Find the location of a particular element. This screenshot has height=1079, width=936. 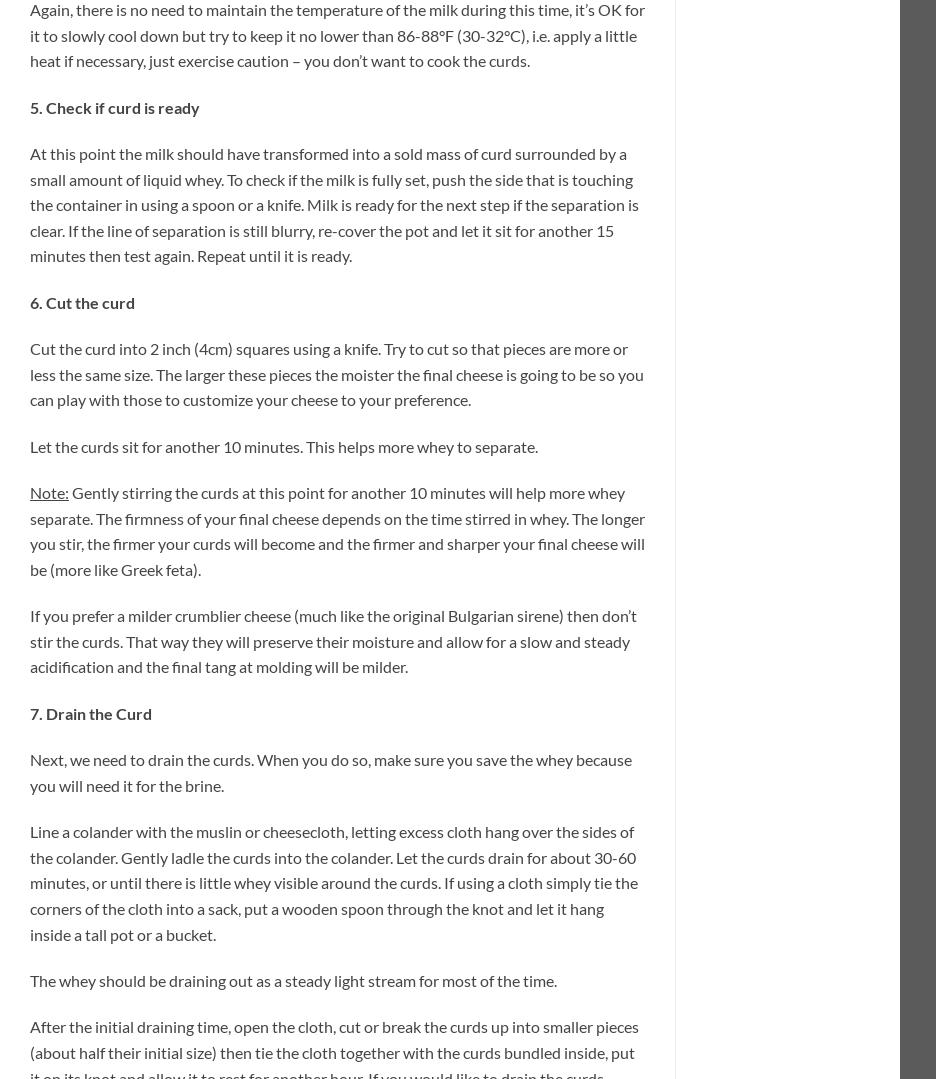

'Gently stirring the curds at this point for another 10 minutes will help more whey separate. The firmness of your final cheese depends on the time stirred in whey. The longer you stir, the firmer your curds will become and the firmer and sharper your final cheese will be (more like Greek feta).' is located at coordinates (336, 530).